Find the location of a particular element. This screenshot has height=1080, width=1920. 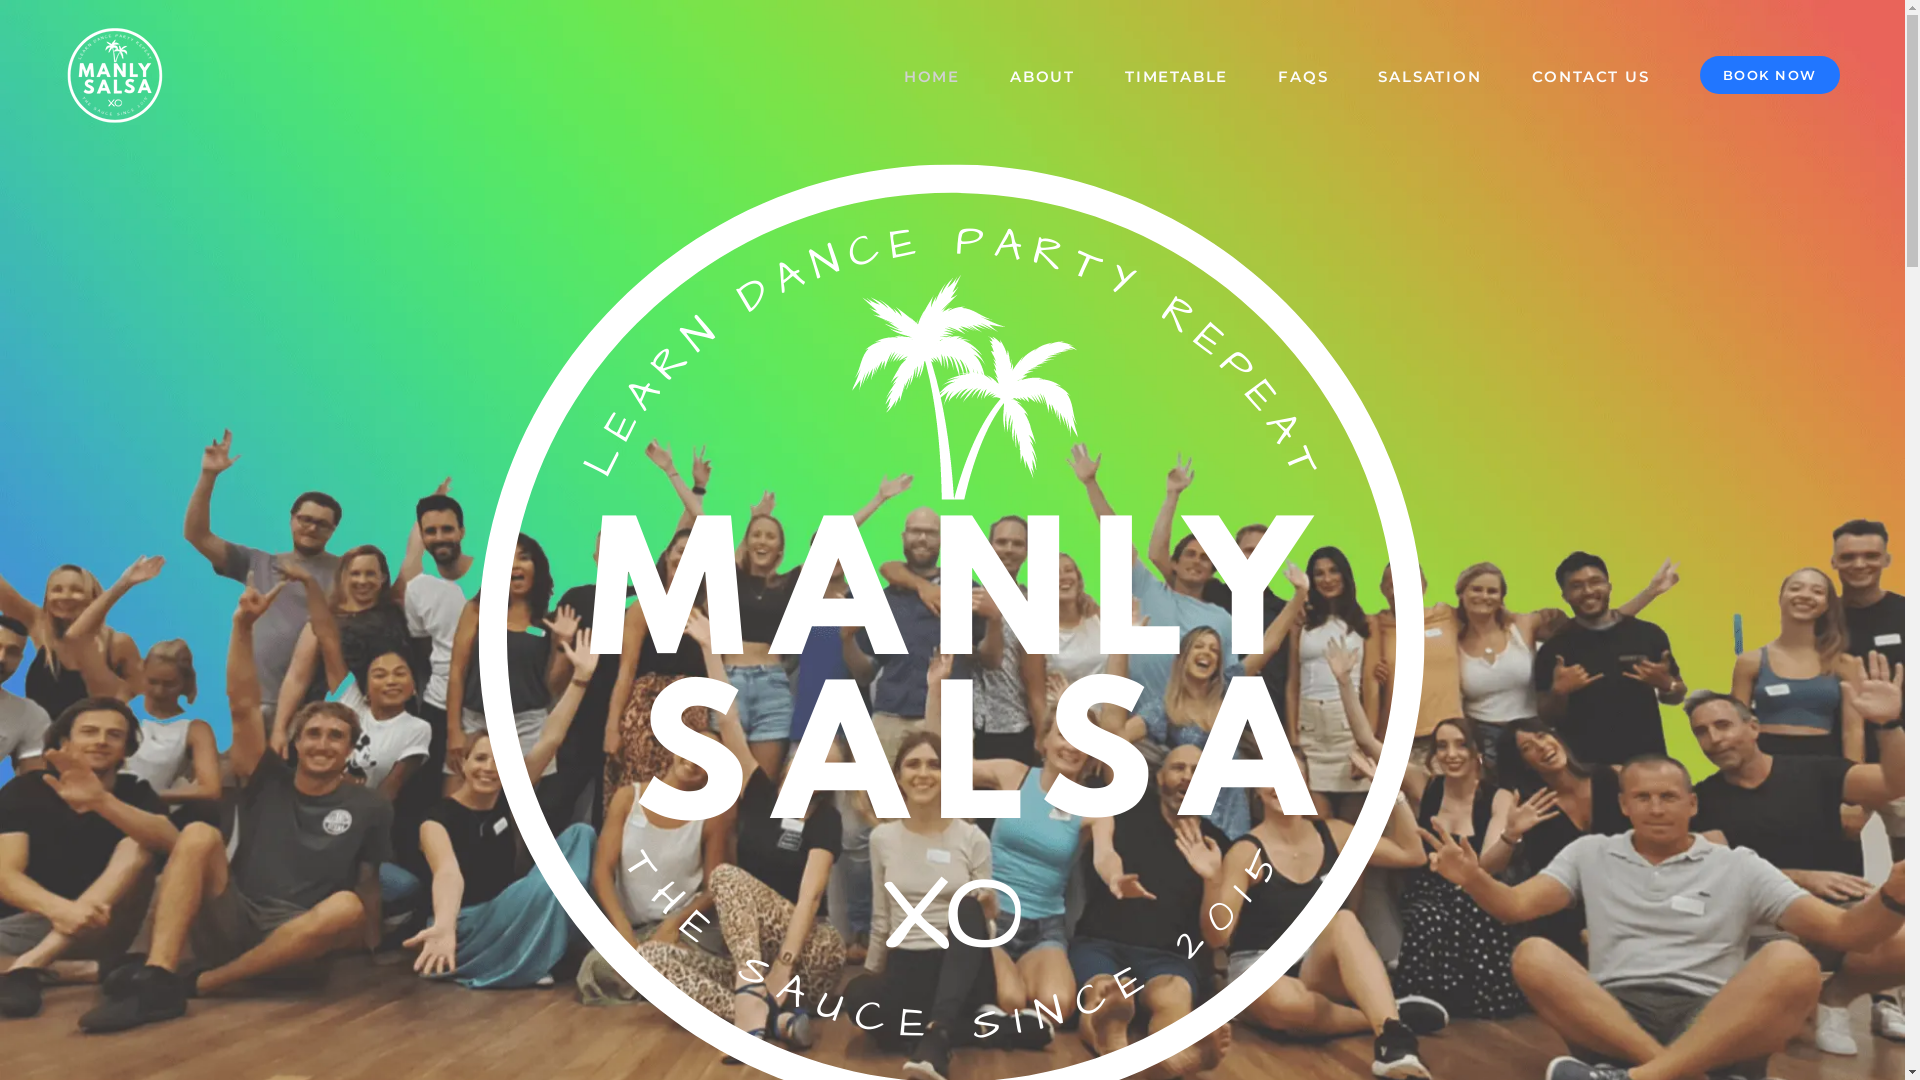

'SALSATION' is located at coordinates (1428, 73).